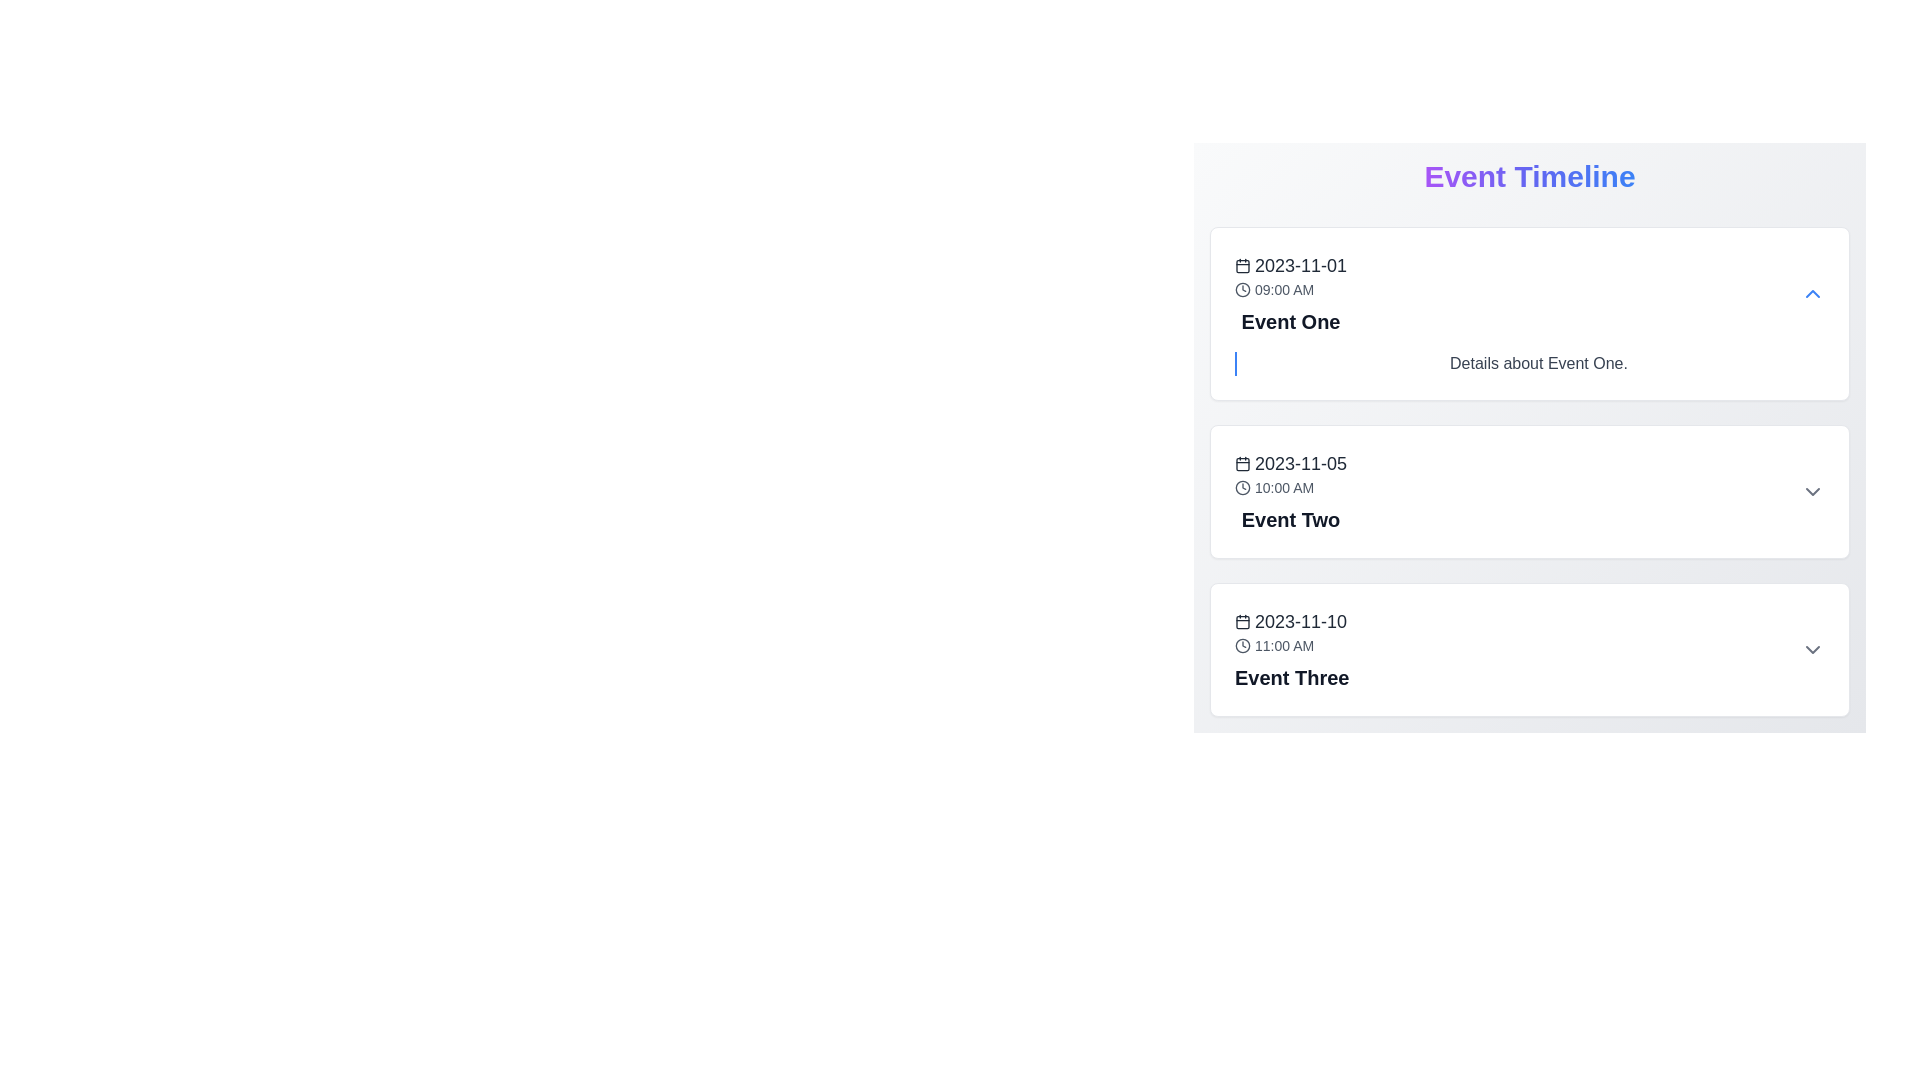 The height and width of the screenshot is (1080, 1920). What do you see at coordinates (1242, 463) in the screenshot?
I see `the central calendar icon element to interact with its date-related functionalities` at bounding box center [1242, 463].